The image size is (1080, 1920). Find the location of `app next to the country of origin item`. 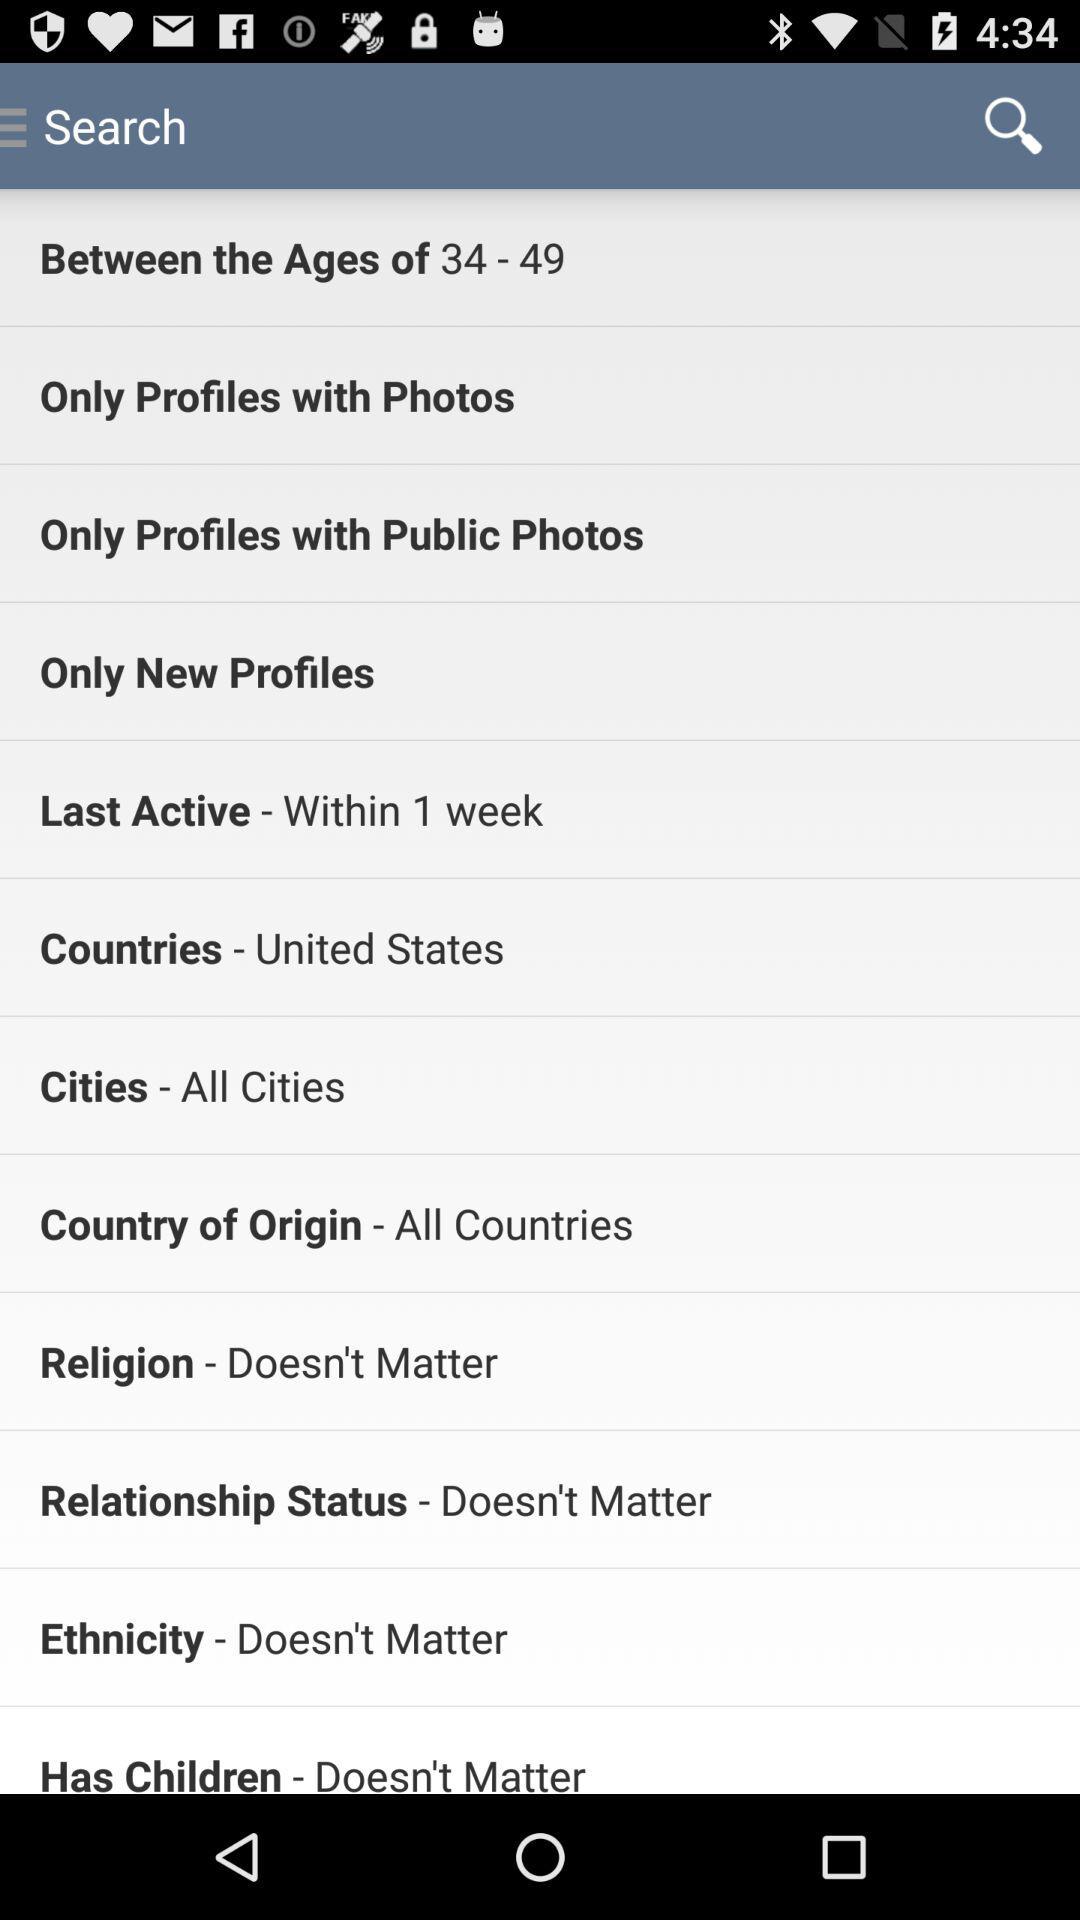

app next to the country of origin item is located at coordinates (496, 1222).